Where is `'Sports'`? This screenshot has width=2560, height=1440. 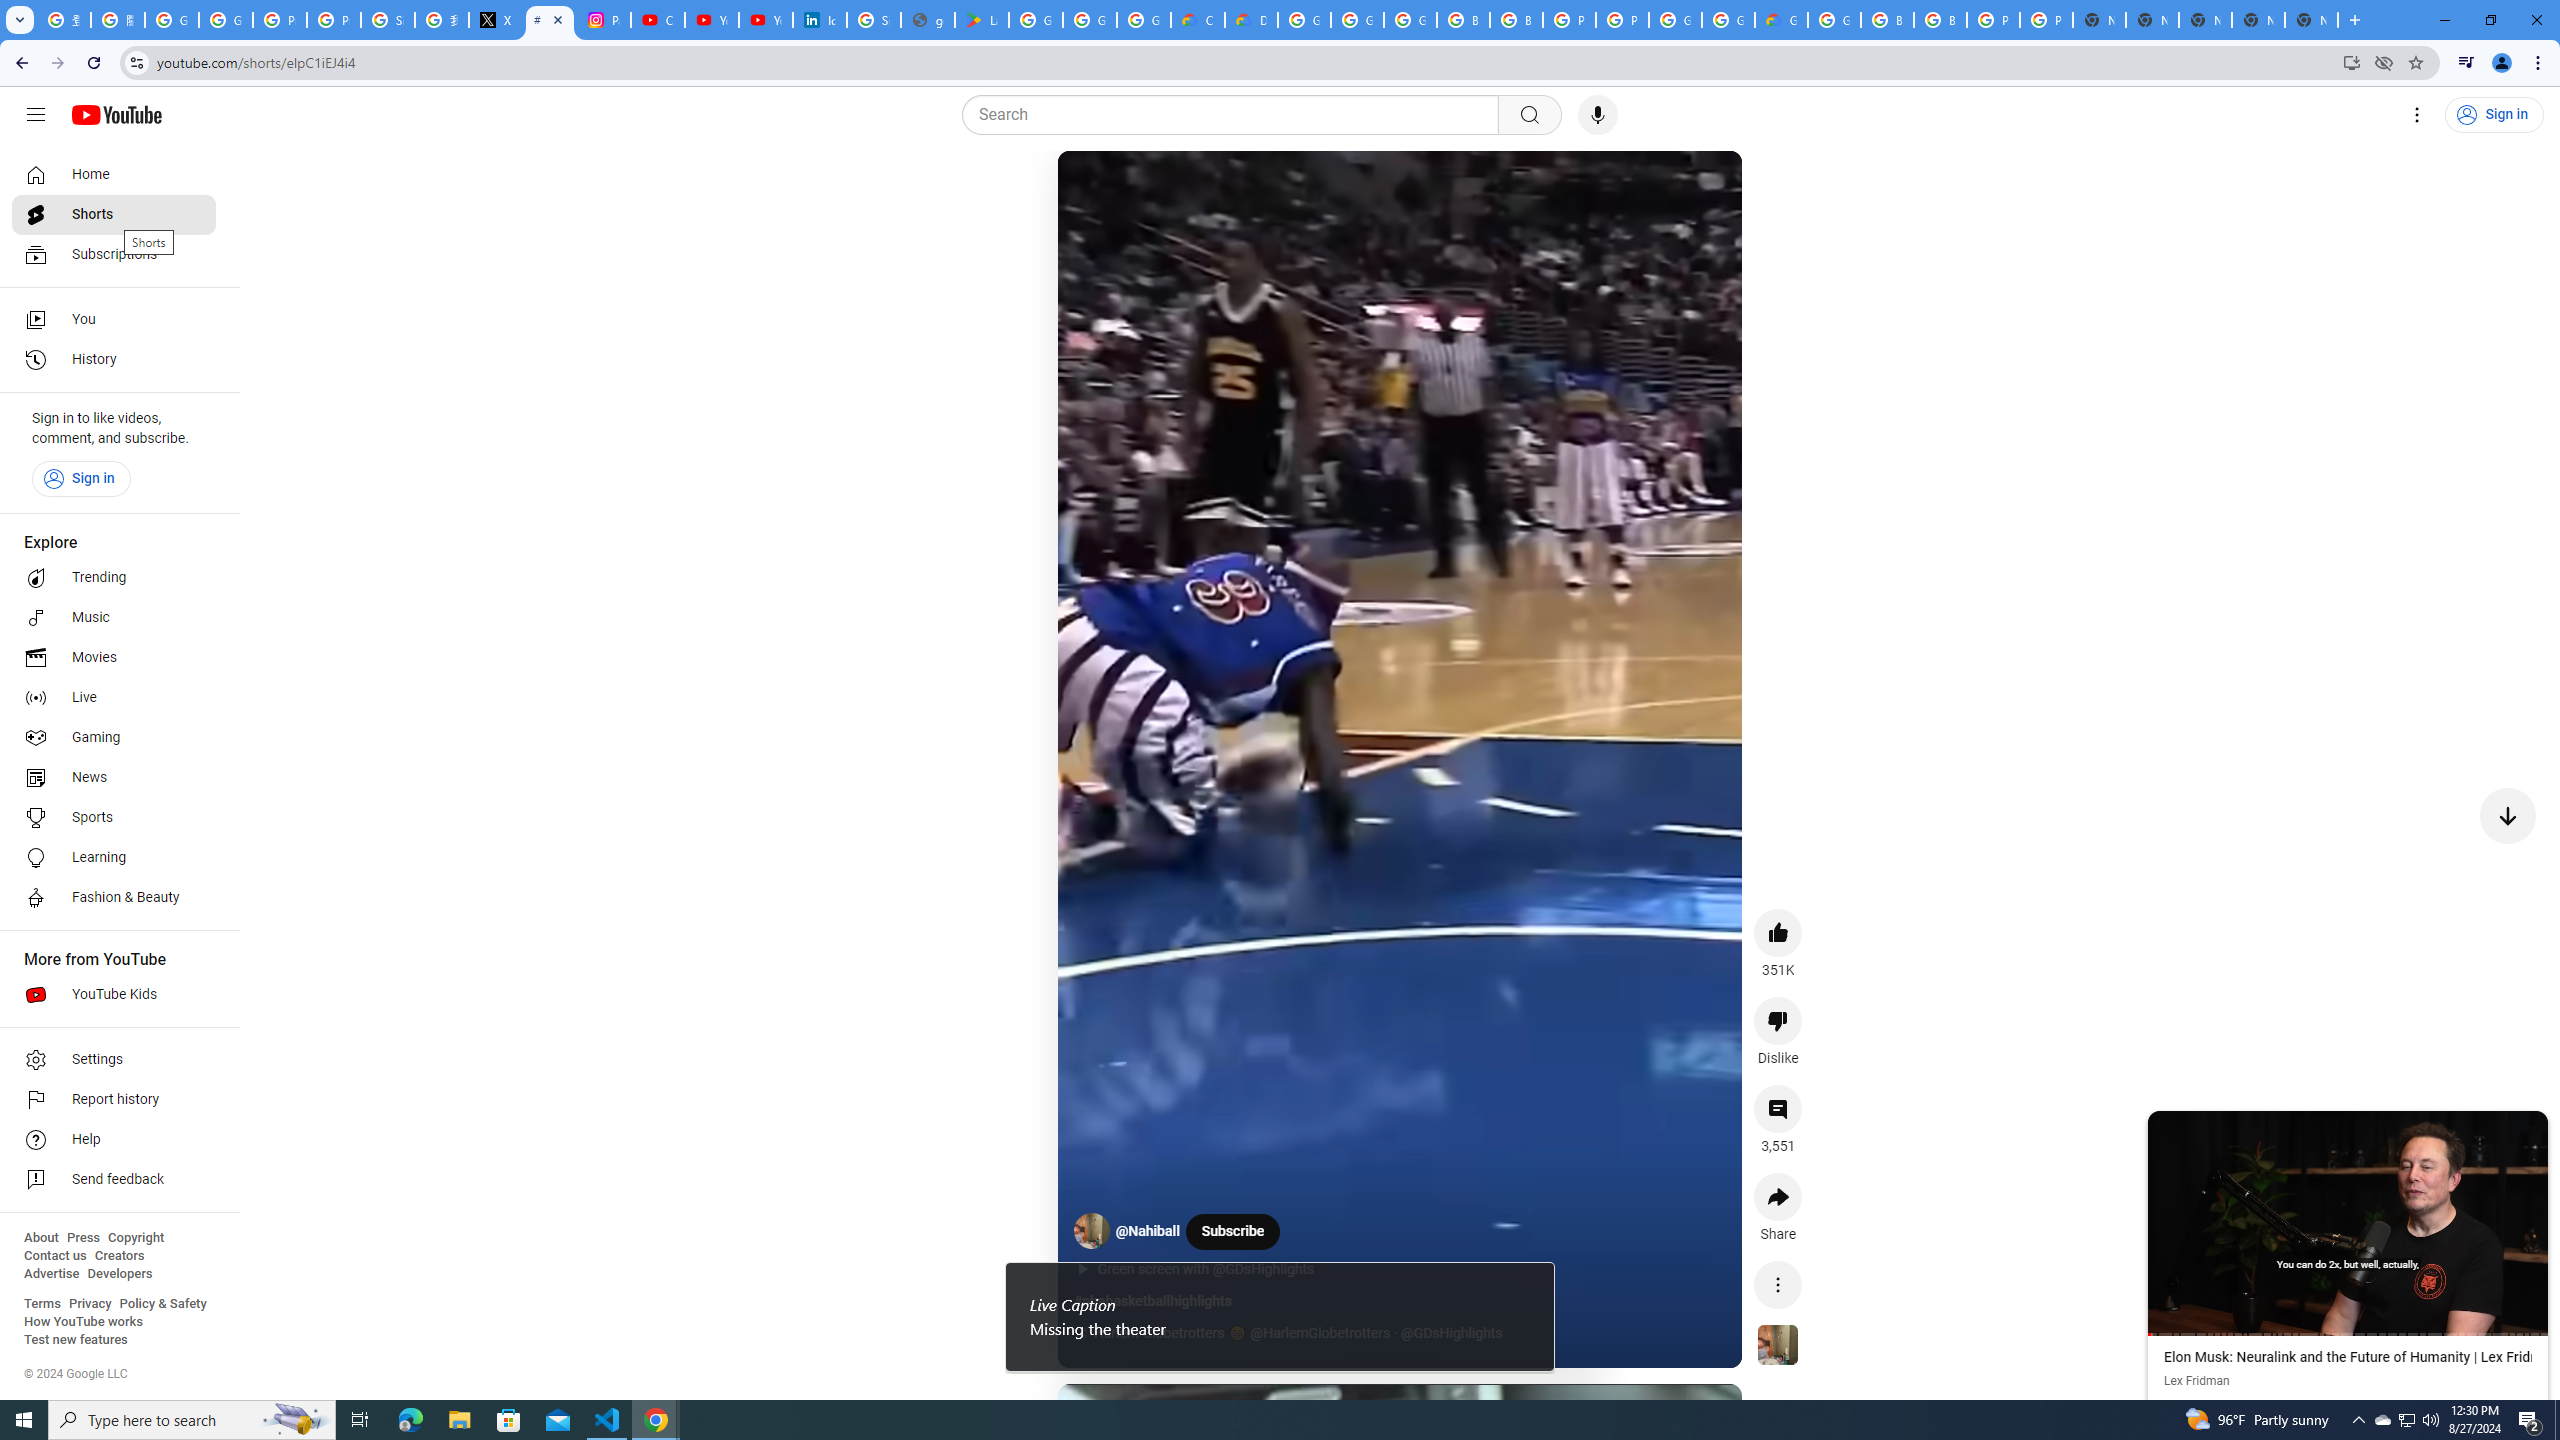 'Sports' is located at coordinates (113, 816).